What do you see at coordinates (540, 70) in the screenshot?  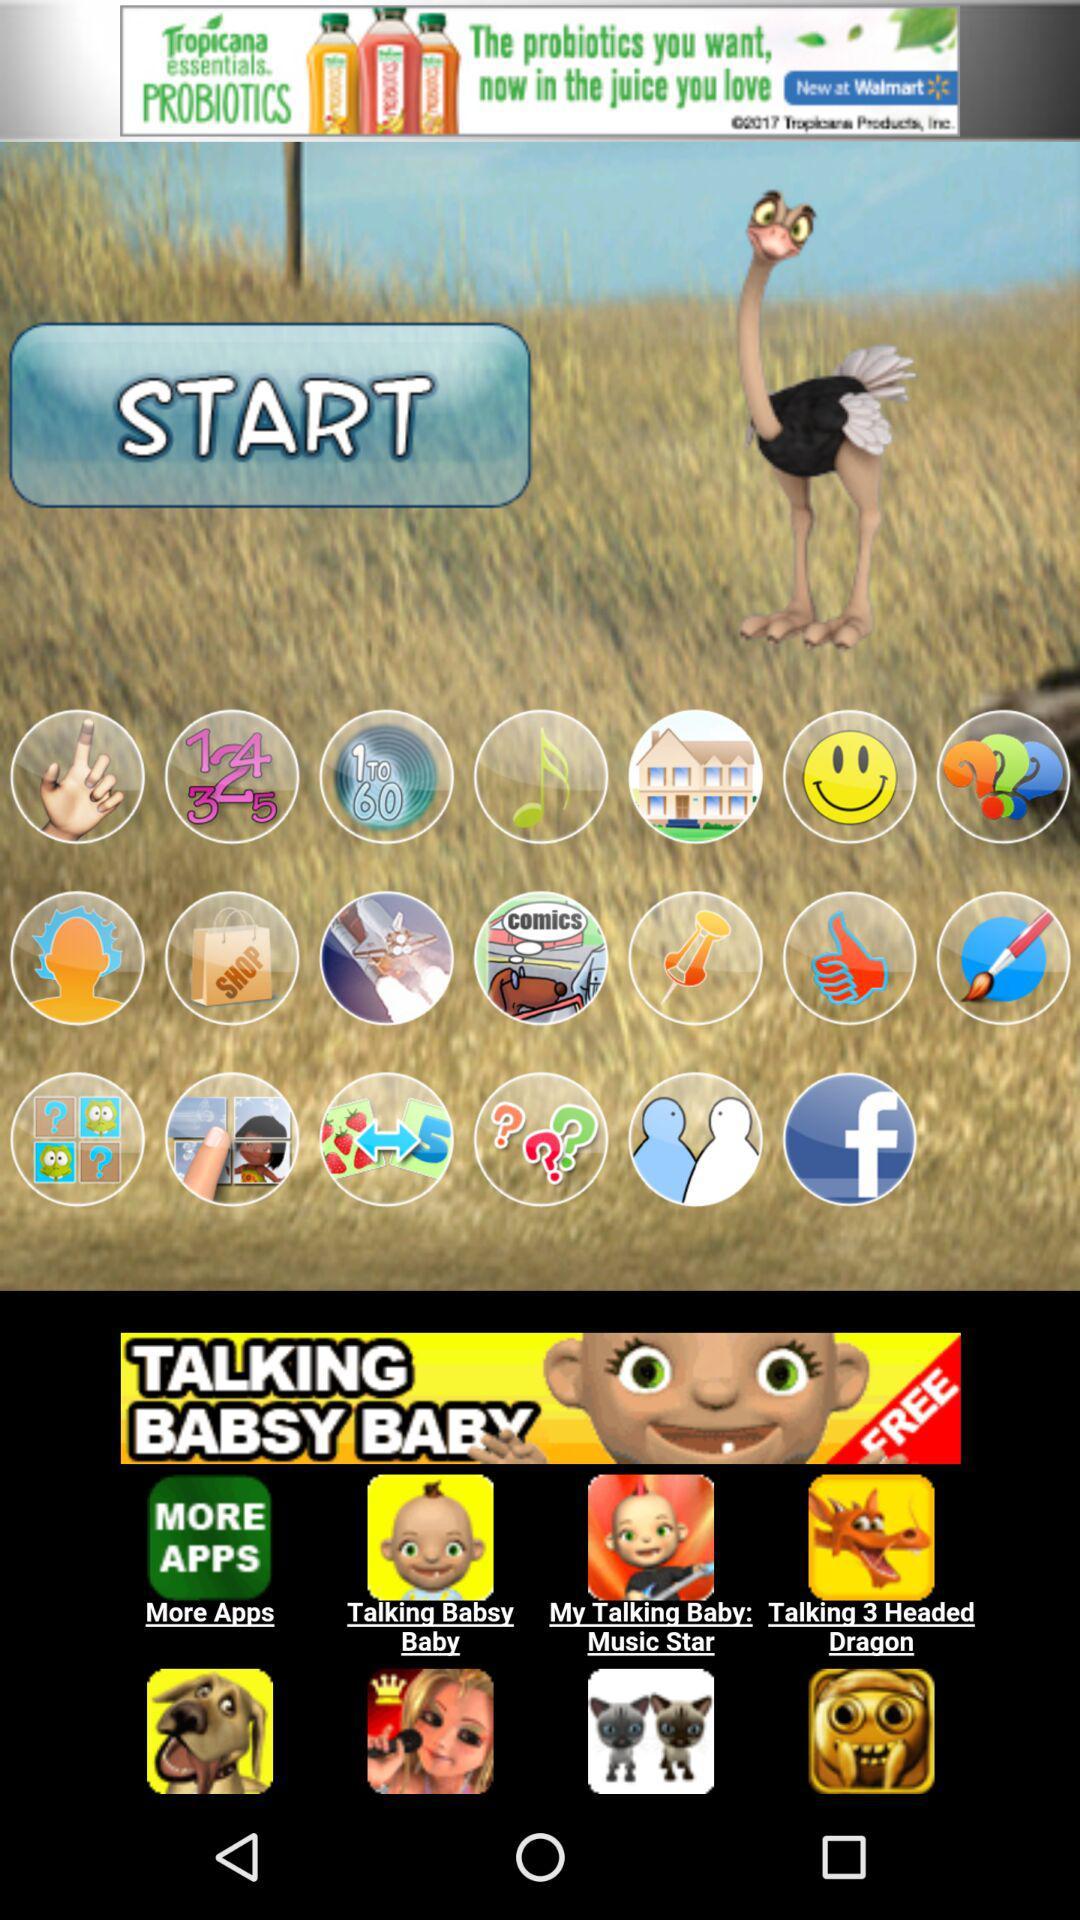 I see `advertisement` at bounding box center [540, 70].